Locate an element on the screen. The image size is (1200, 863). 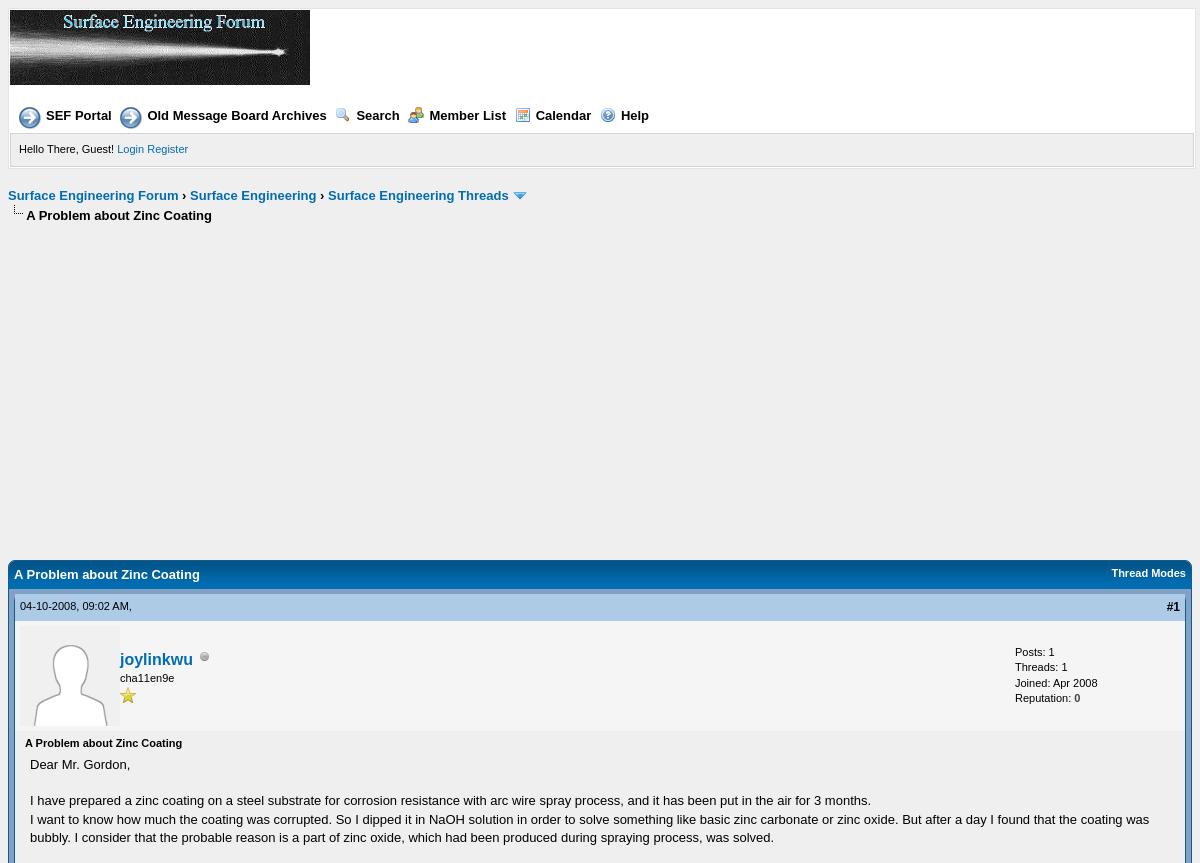
'Member List' is located at coordinates (466, 114).